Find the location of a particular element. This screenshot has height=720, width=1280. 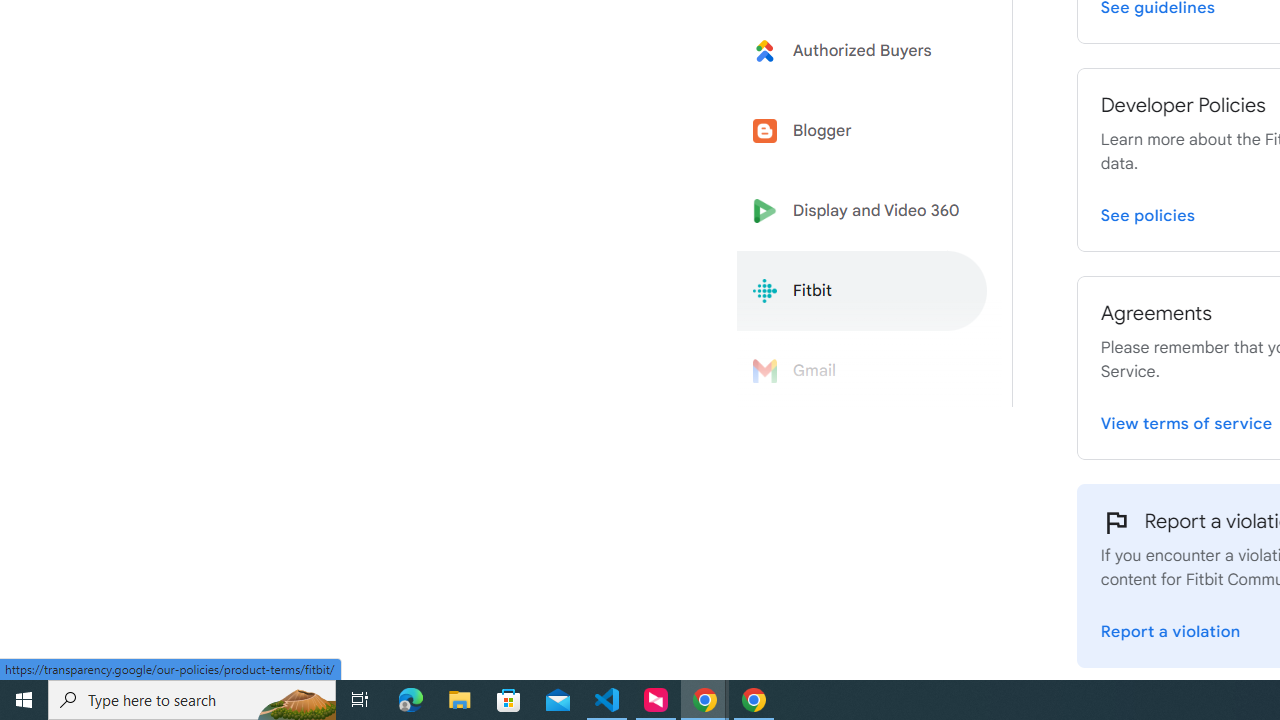

'Fitbit' is located at coordinates (862, 291).